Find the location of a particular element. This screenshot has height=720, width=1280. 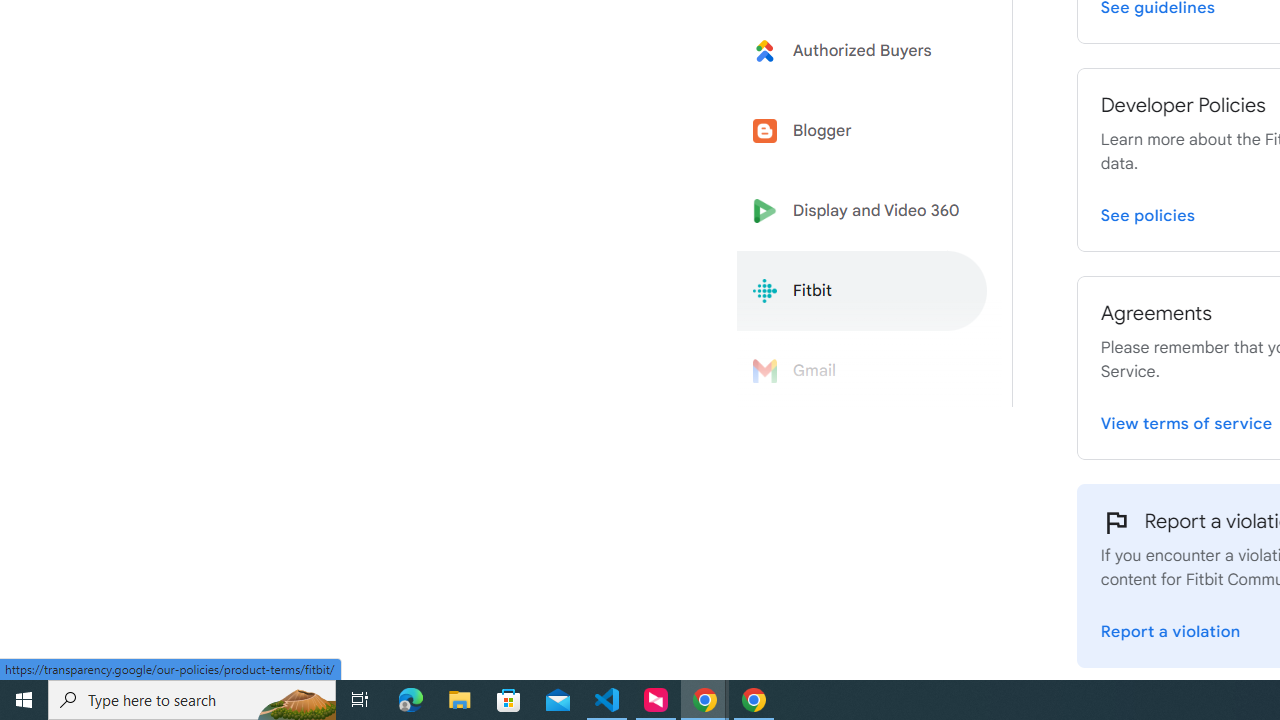

'Fitbit' is located at coordinates (862, 291).